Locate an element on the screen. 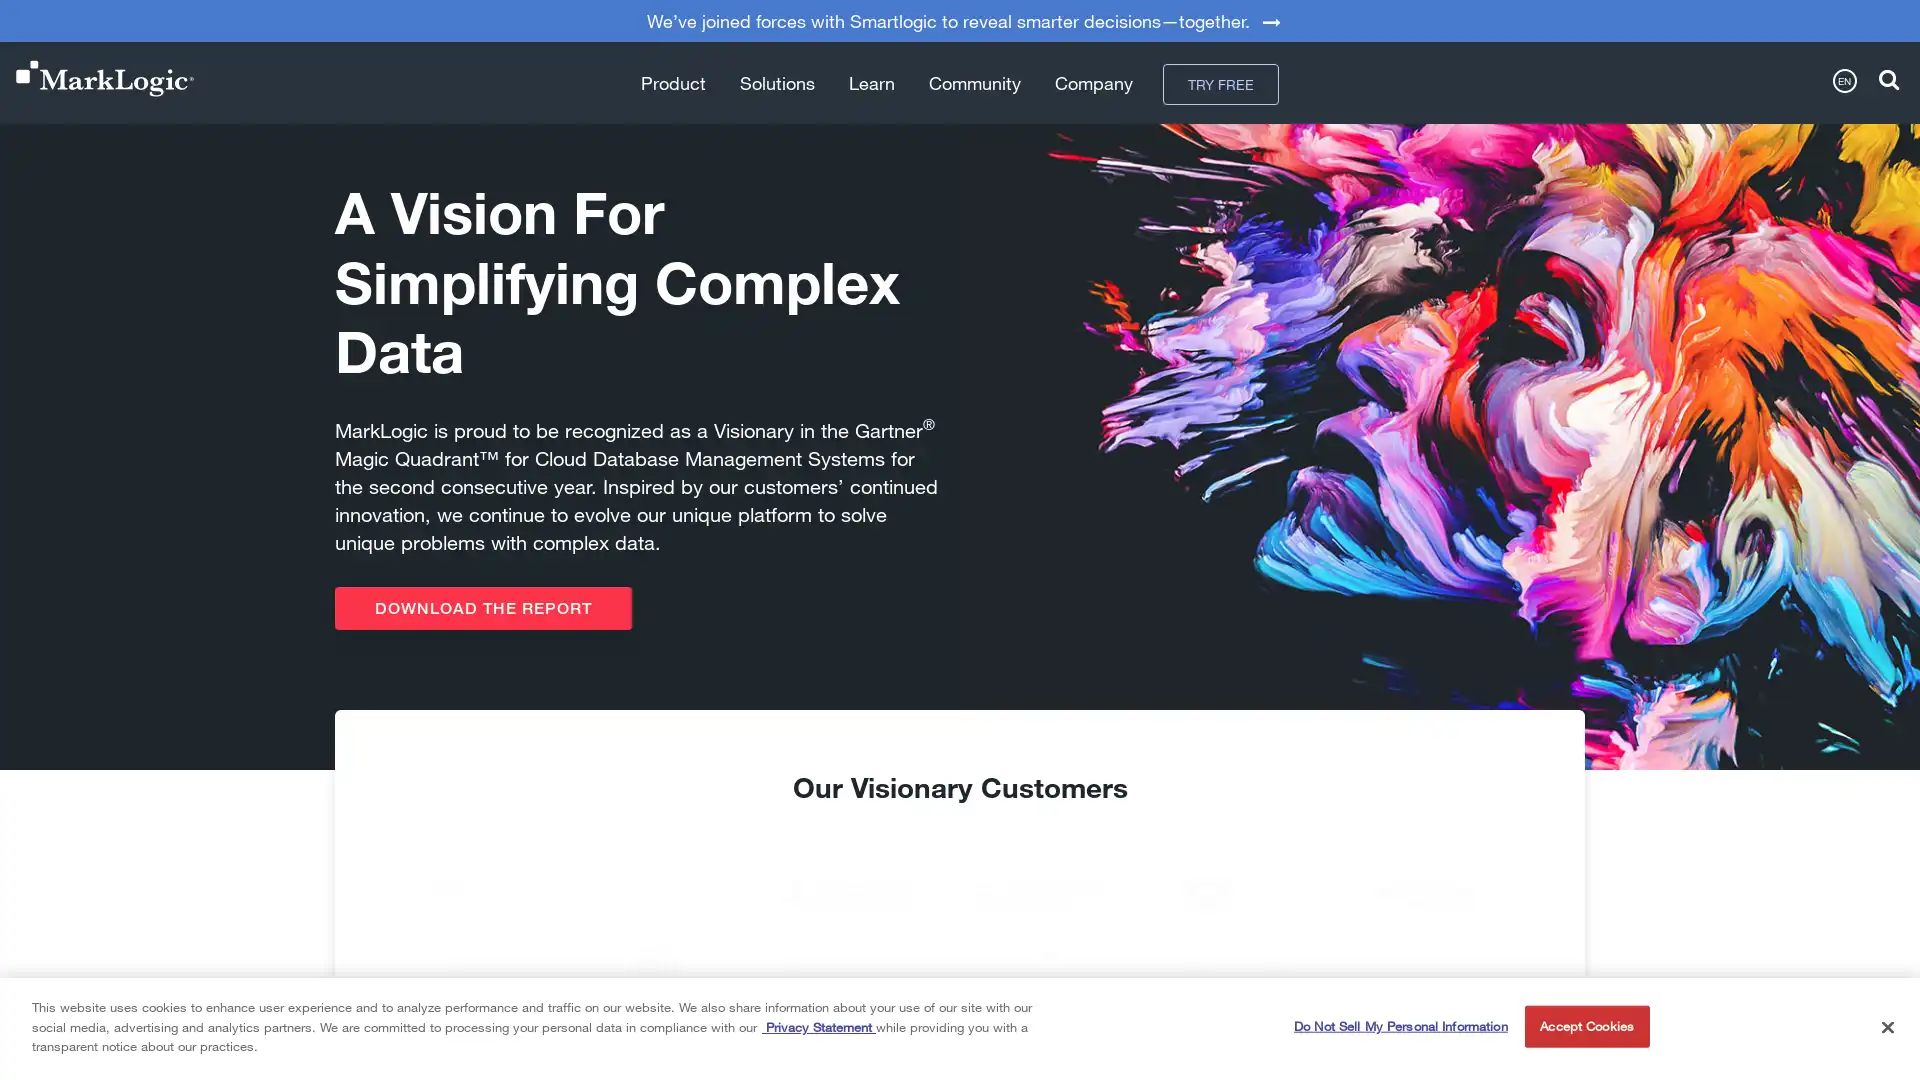  Close is located at coordinates (1886, 1026).